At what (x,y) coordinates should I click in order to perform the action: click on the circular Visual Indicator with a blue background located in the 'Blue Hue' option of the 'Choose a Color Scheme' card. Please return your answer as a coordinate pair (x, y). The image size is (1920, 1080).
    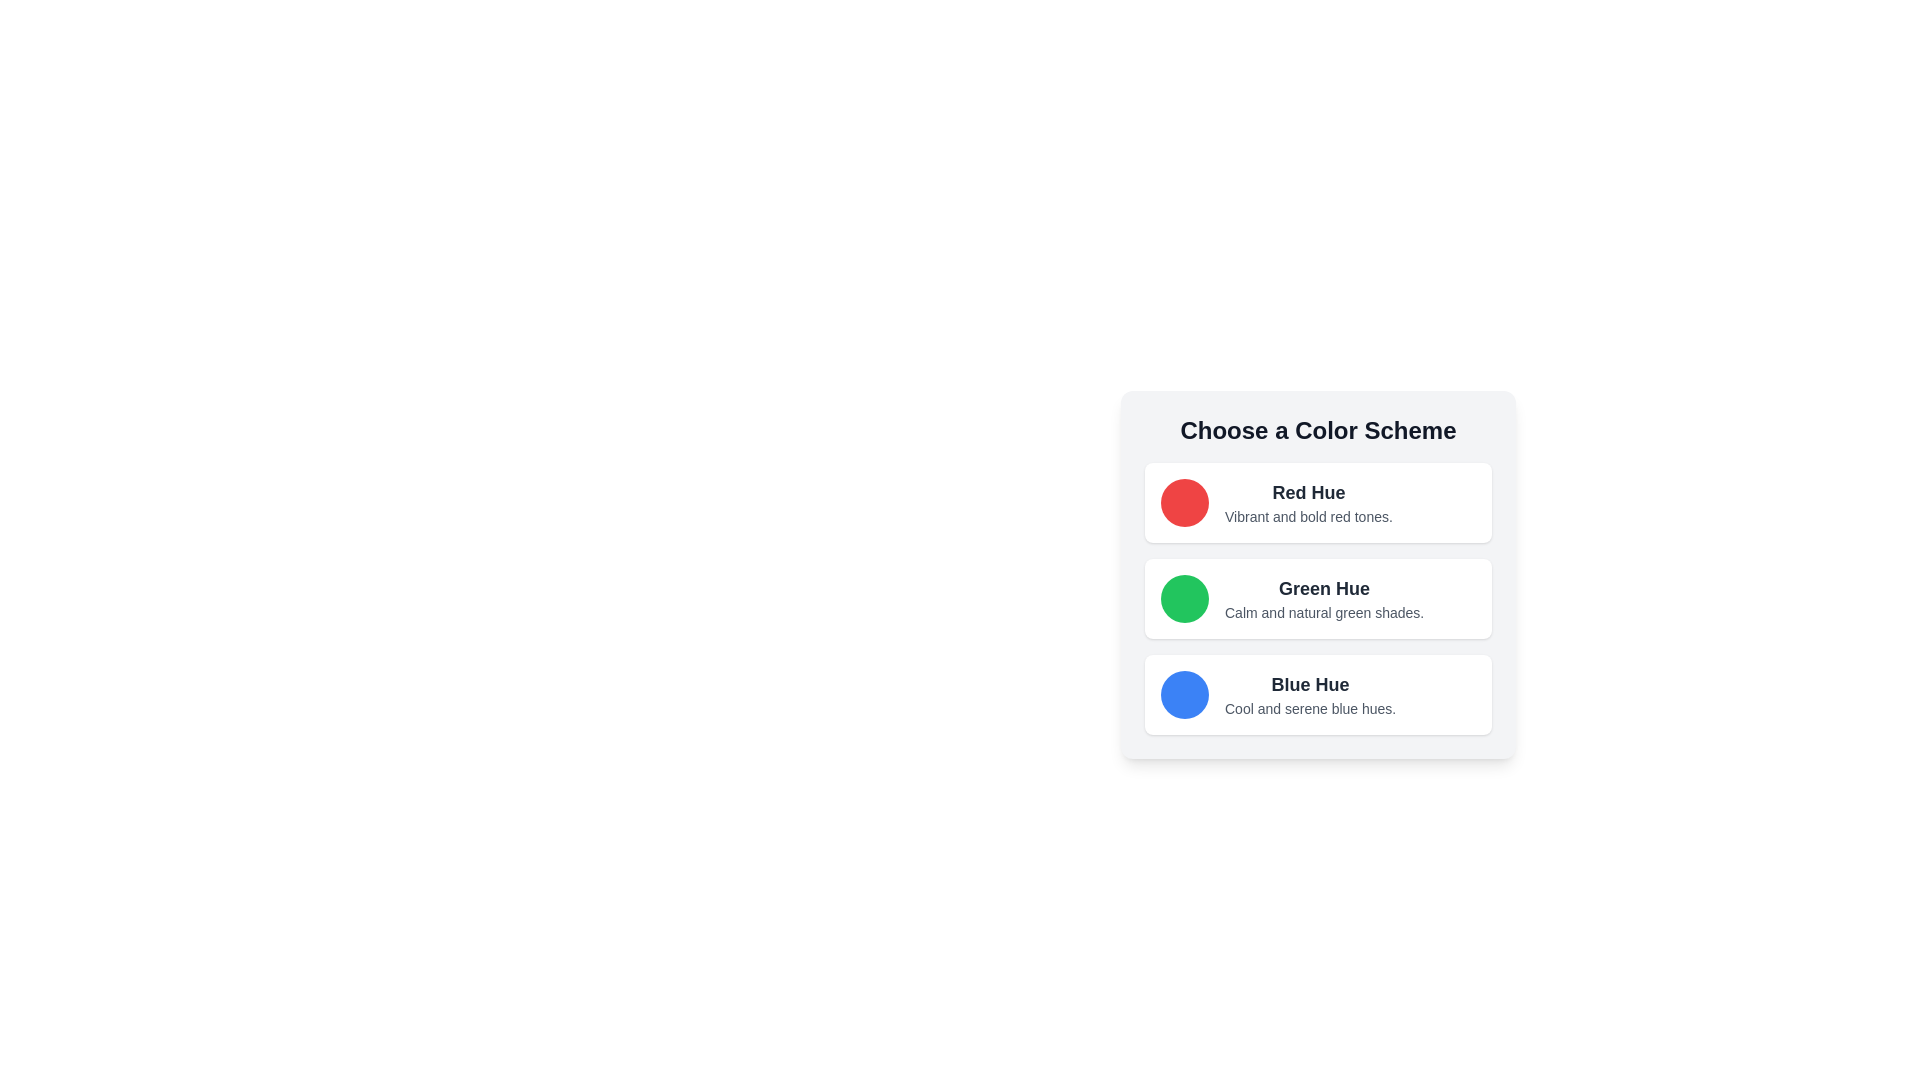
    Looking at the image, I should click on (1185, 693).